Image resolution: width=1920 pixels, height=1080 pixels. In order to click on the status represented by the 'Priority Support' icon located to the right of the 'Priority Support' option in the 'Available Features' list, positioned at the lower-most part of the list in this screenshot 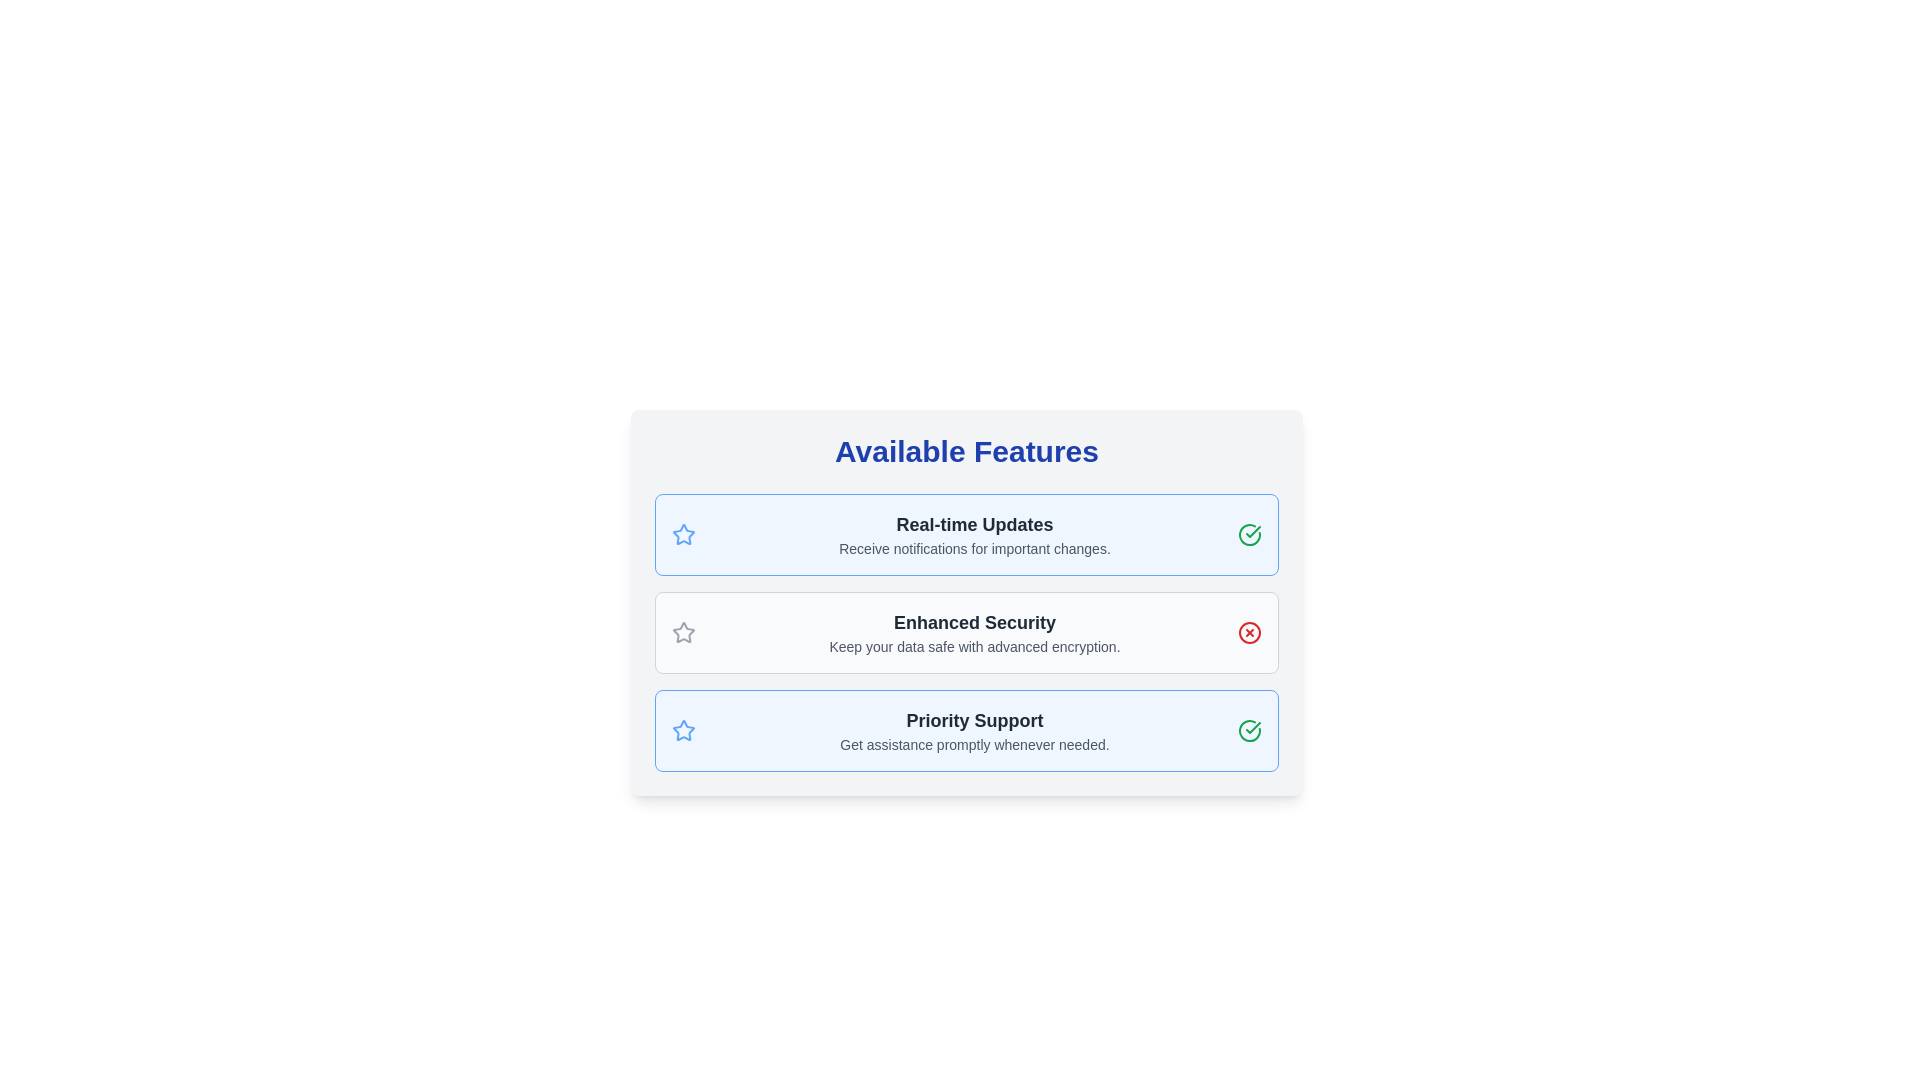, I will do `click(1248, 534)`.